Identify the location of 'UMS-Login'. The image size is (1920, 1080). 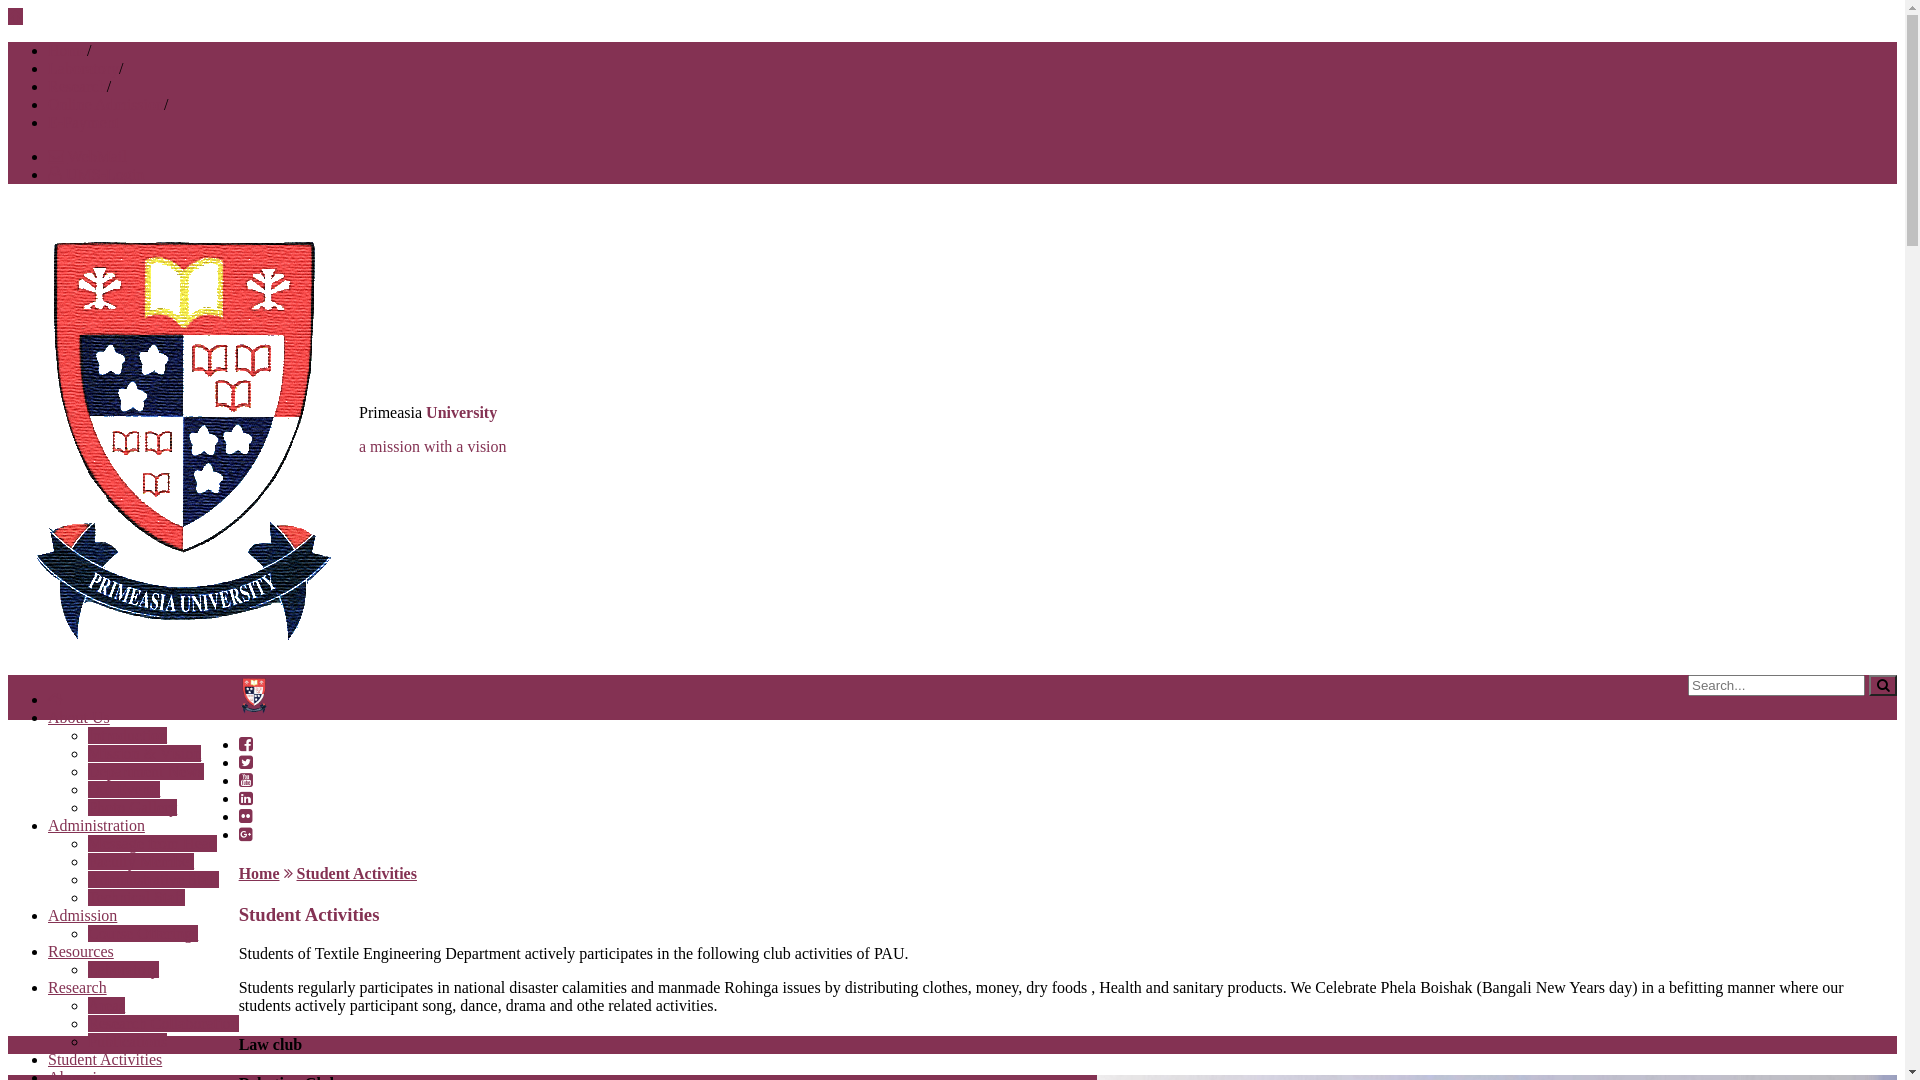
(95, 173).